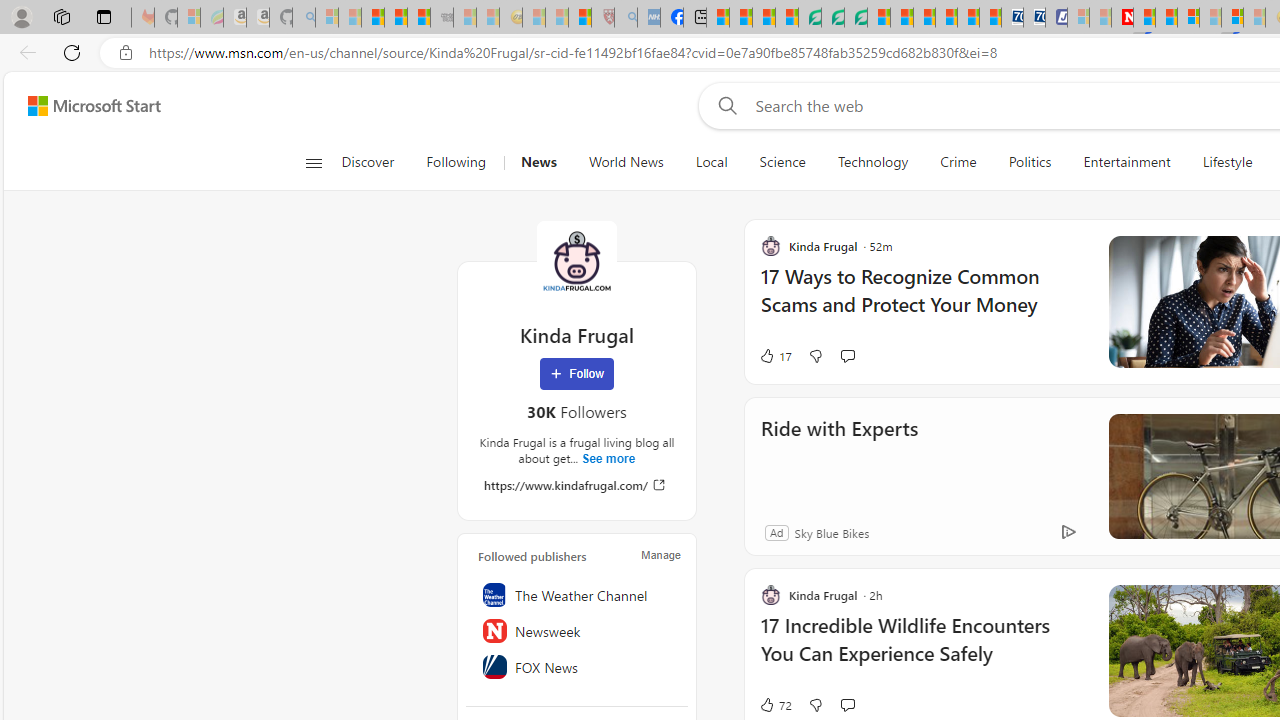 The width and height of the screenshot is (1280, 720). What do you see at coordinates (375, 162) in the screenshot?
I see `'Discover'` at bounding box center [375, 162].